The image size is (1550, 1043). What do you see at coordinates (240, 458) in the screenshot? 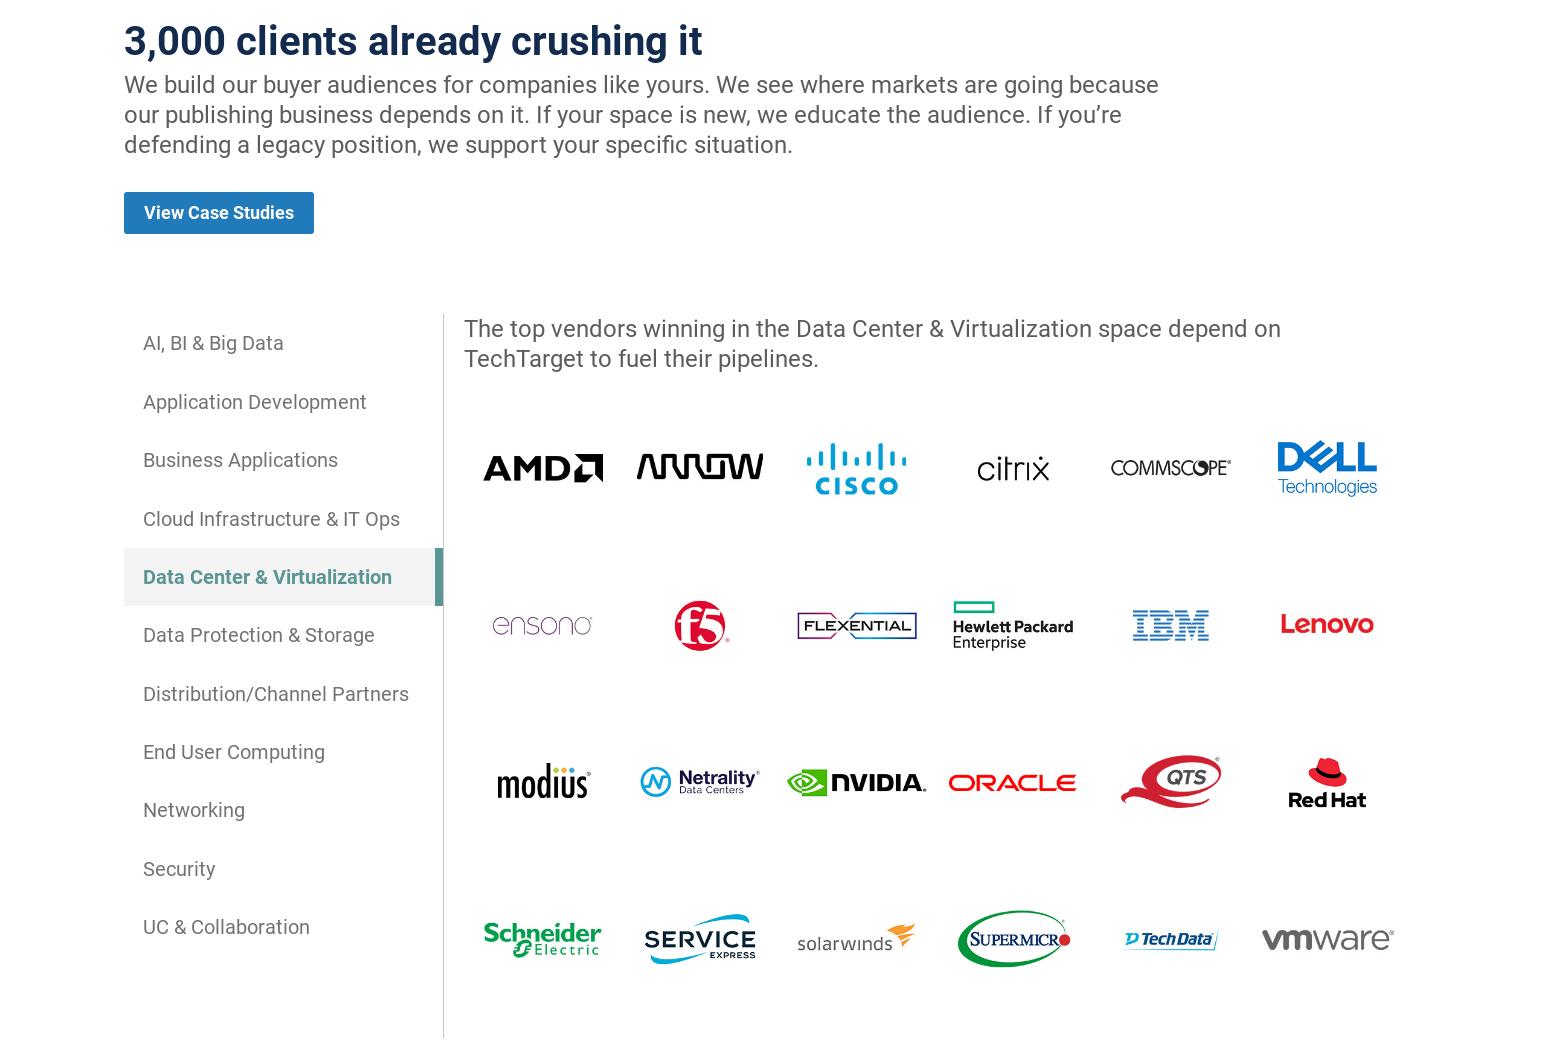
I see `'Business Applications'` at bounding box center [240, 458].